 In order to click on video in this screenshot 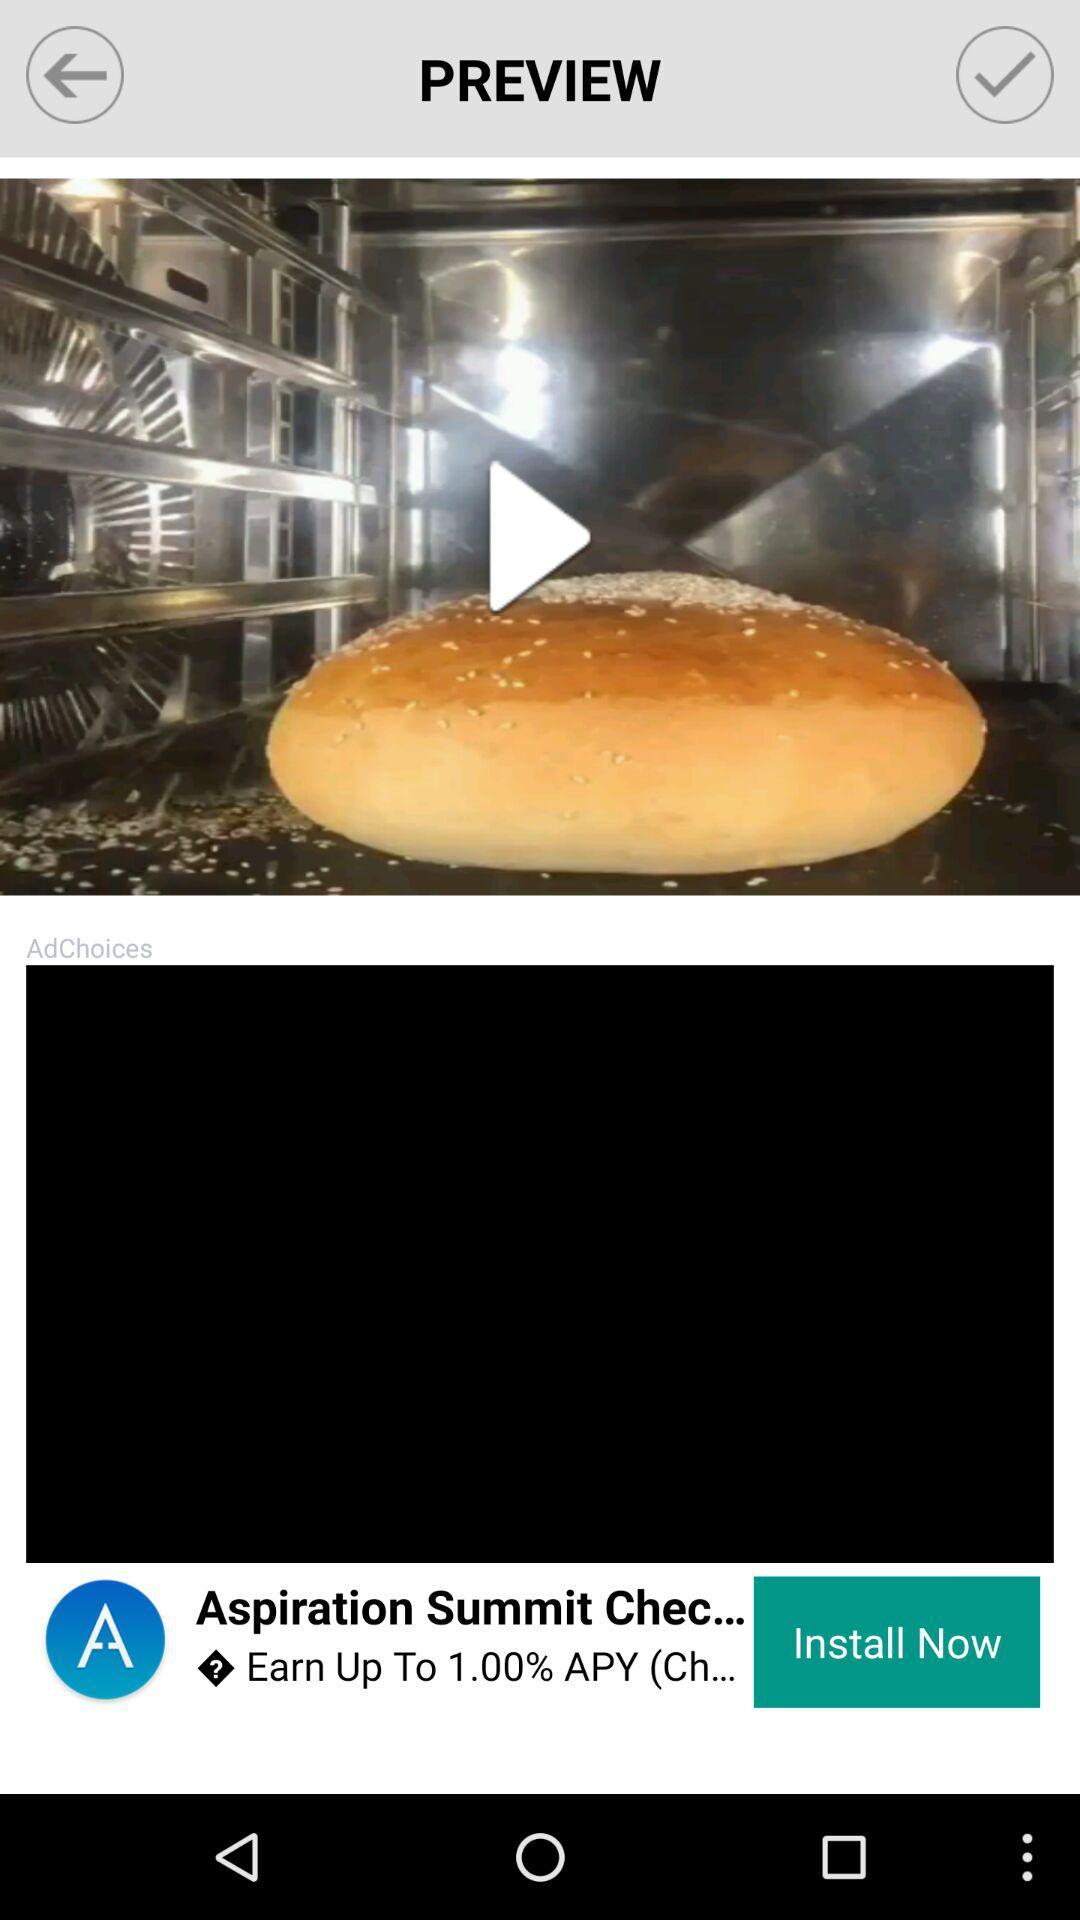, I will do `click(540, 537)`.